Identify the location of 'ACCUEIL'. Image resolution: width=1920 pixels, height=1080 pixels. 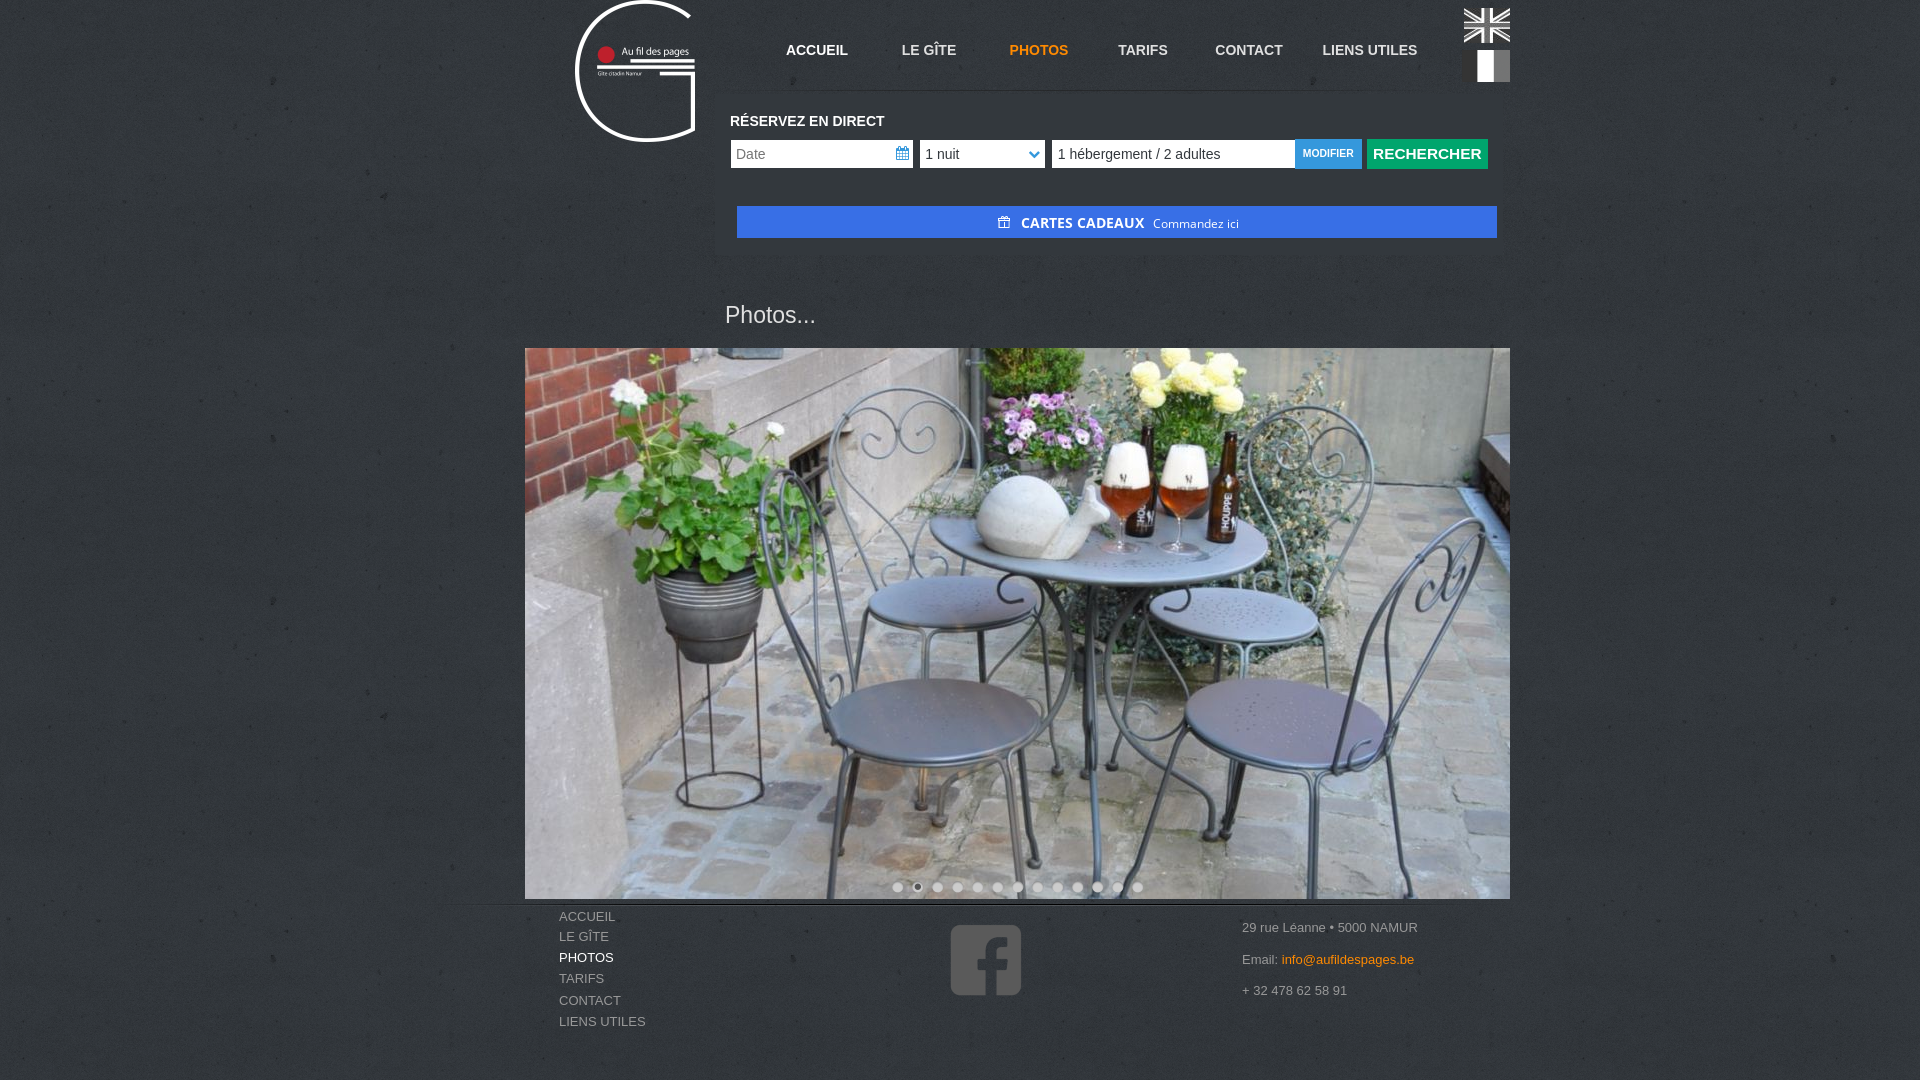
(623, 915).